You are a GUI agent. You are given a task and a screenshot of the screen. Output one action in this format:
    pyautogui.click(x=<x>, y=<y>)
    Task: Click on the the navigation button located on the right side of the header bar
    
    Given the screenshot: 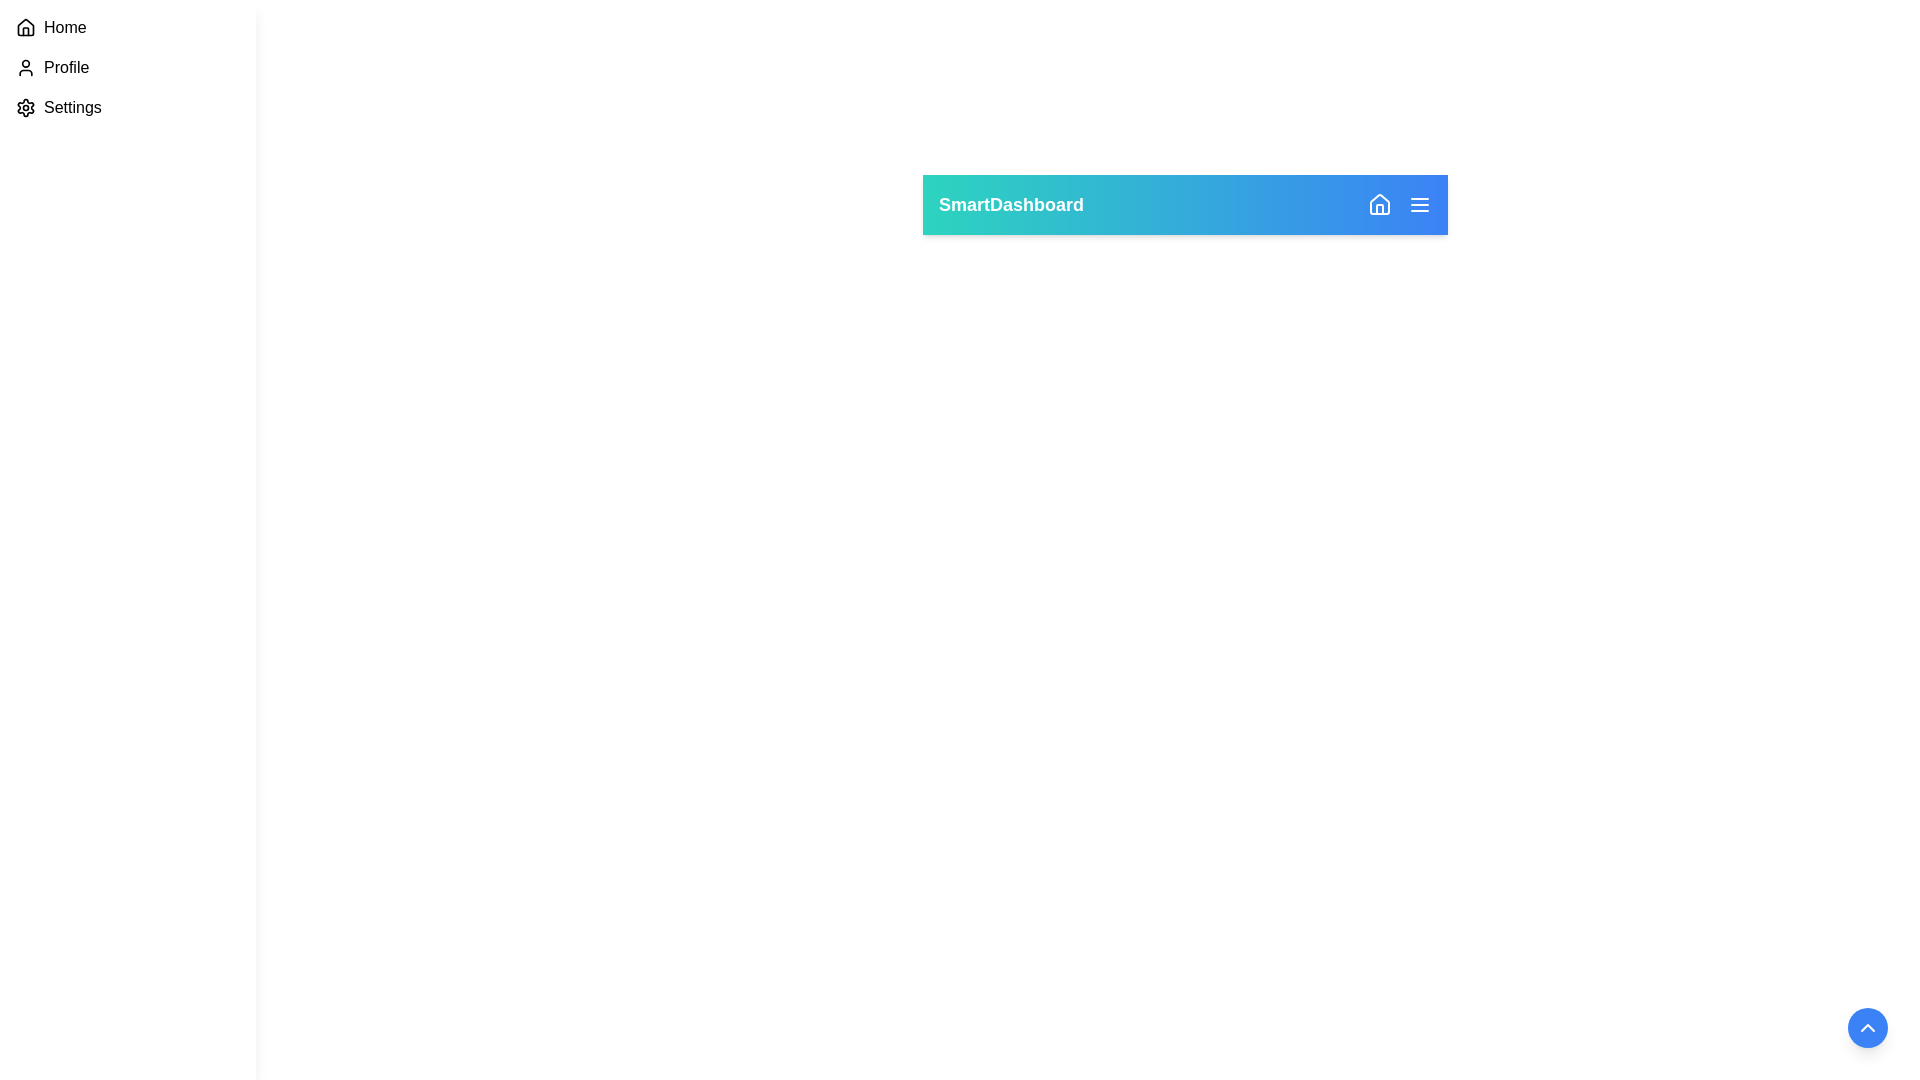 What is the action you would take?
    pyautogui.click(x=1379, y=204)
    